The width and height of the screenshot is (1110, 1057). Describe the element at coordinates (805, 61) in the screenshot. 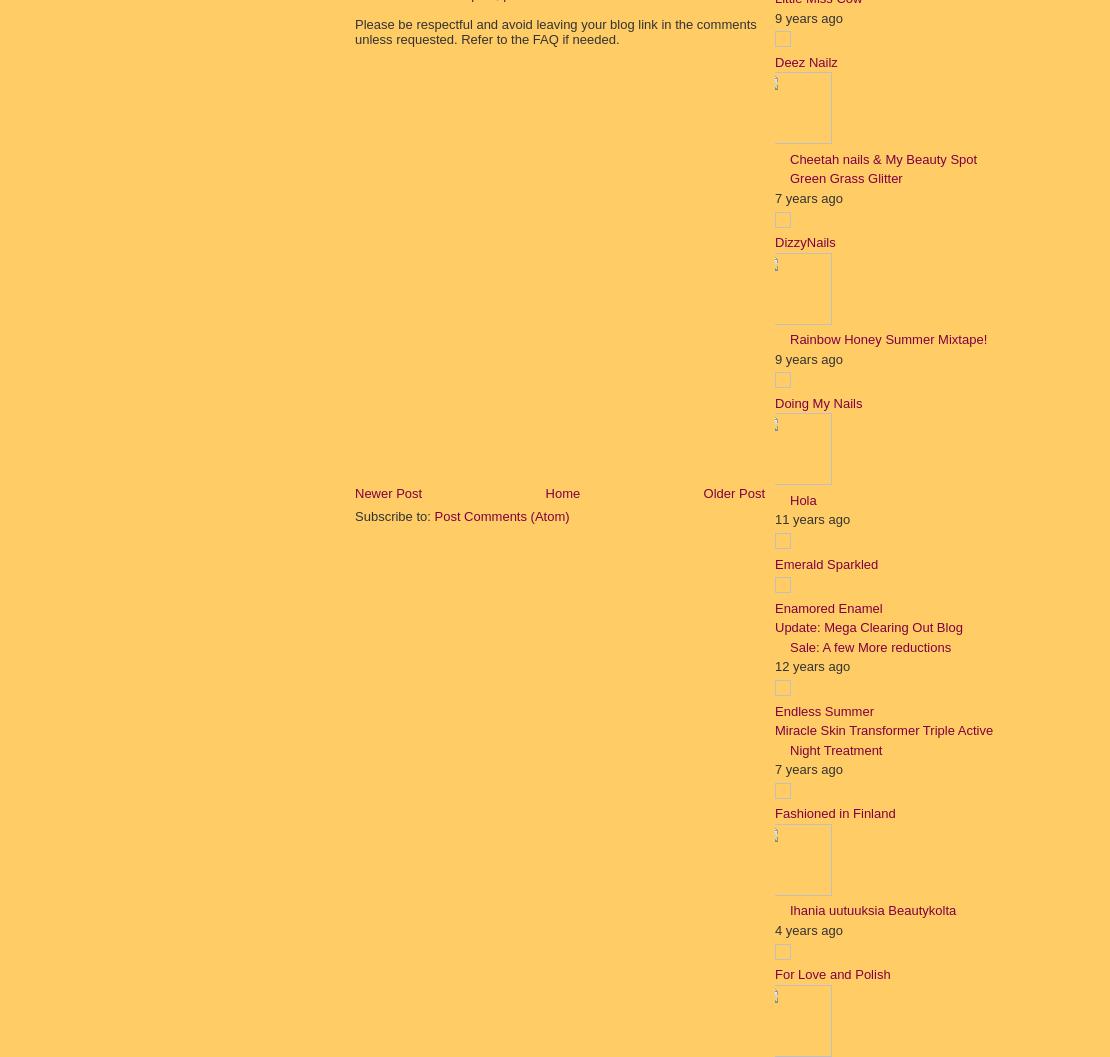

I see `'Deez Nailz'` at that location.